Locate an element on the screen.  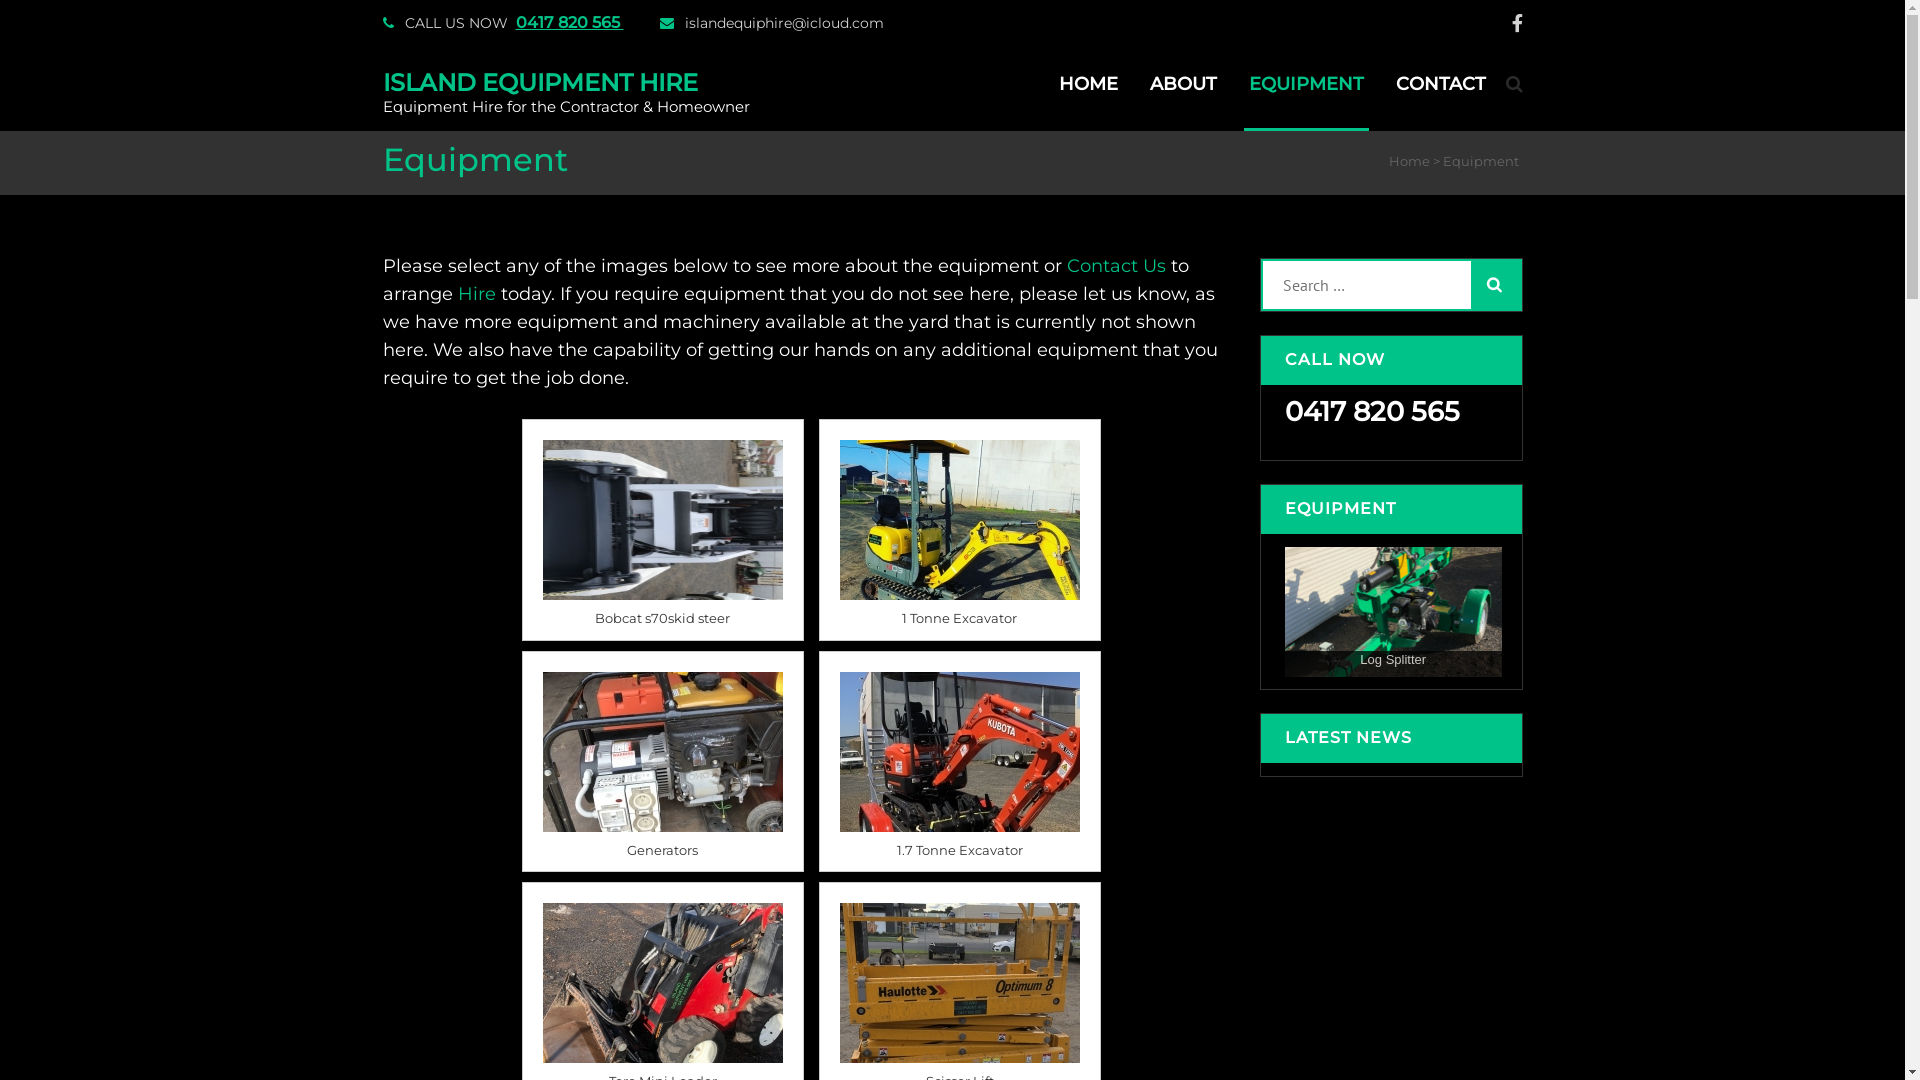
'HOME' is located at coordinates (1087, 100).